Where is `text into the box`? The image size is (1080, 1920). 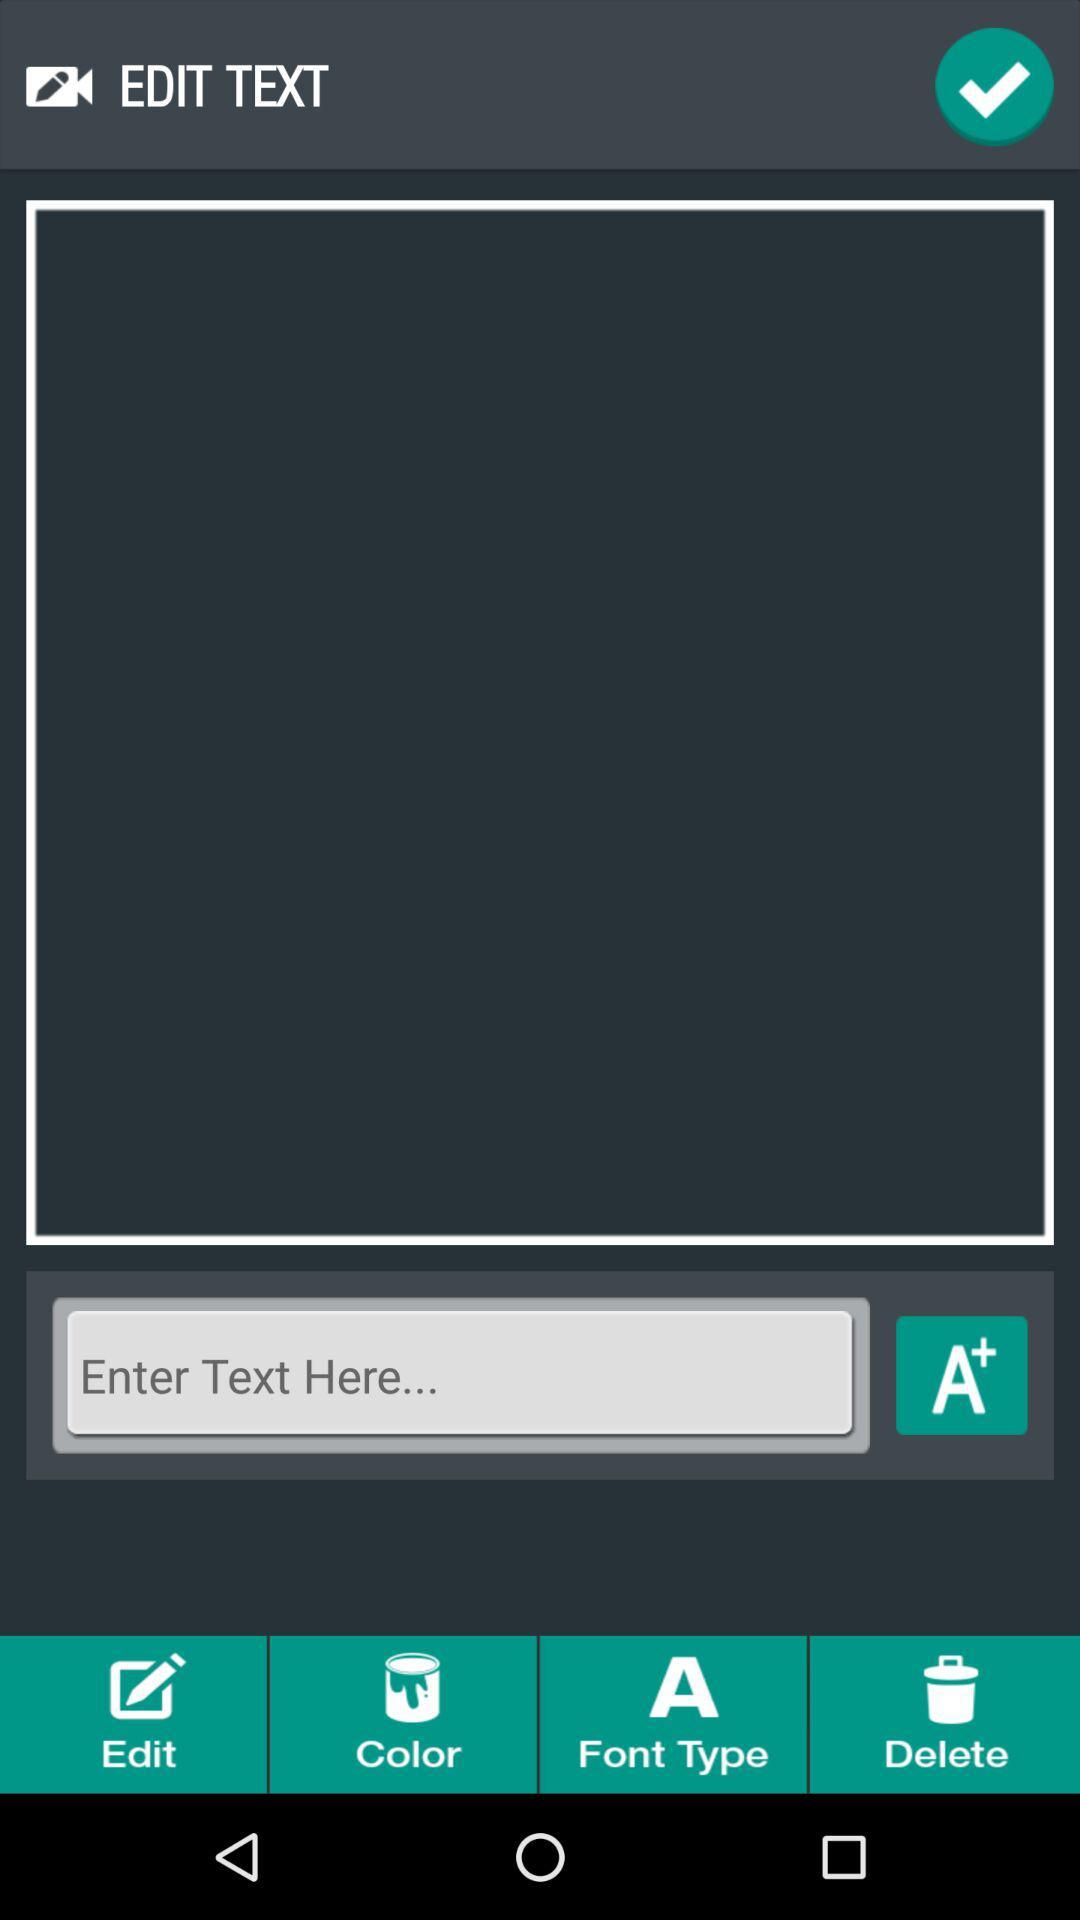
text into the box is located at coordinates (461, 1374).